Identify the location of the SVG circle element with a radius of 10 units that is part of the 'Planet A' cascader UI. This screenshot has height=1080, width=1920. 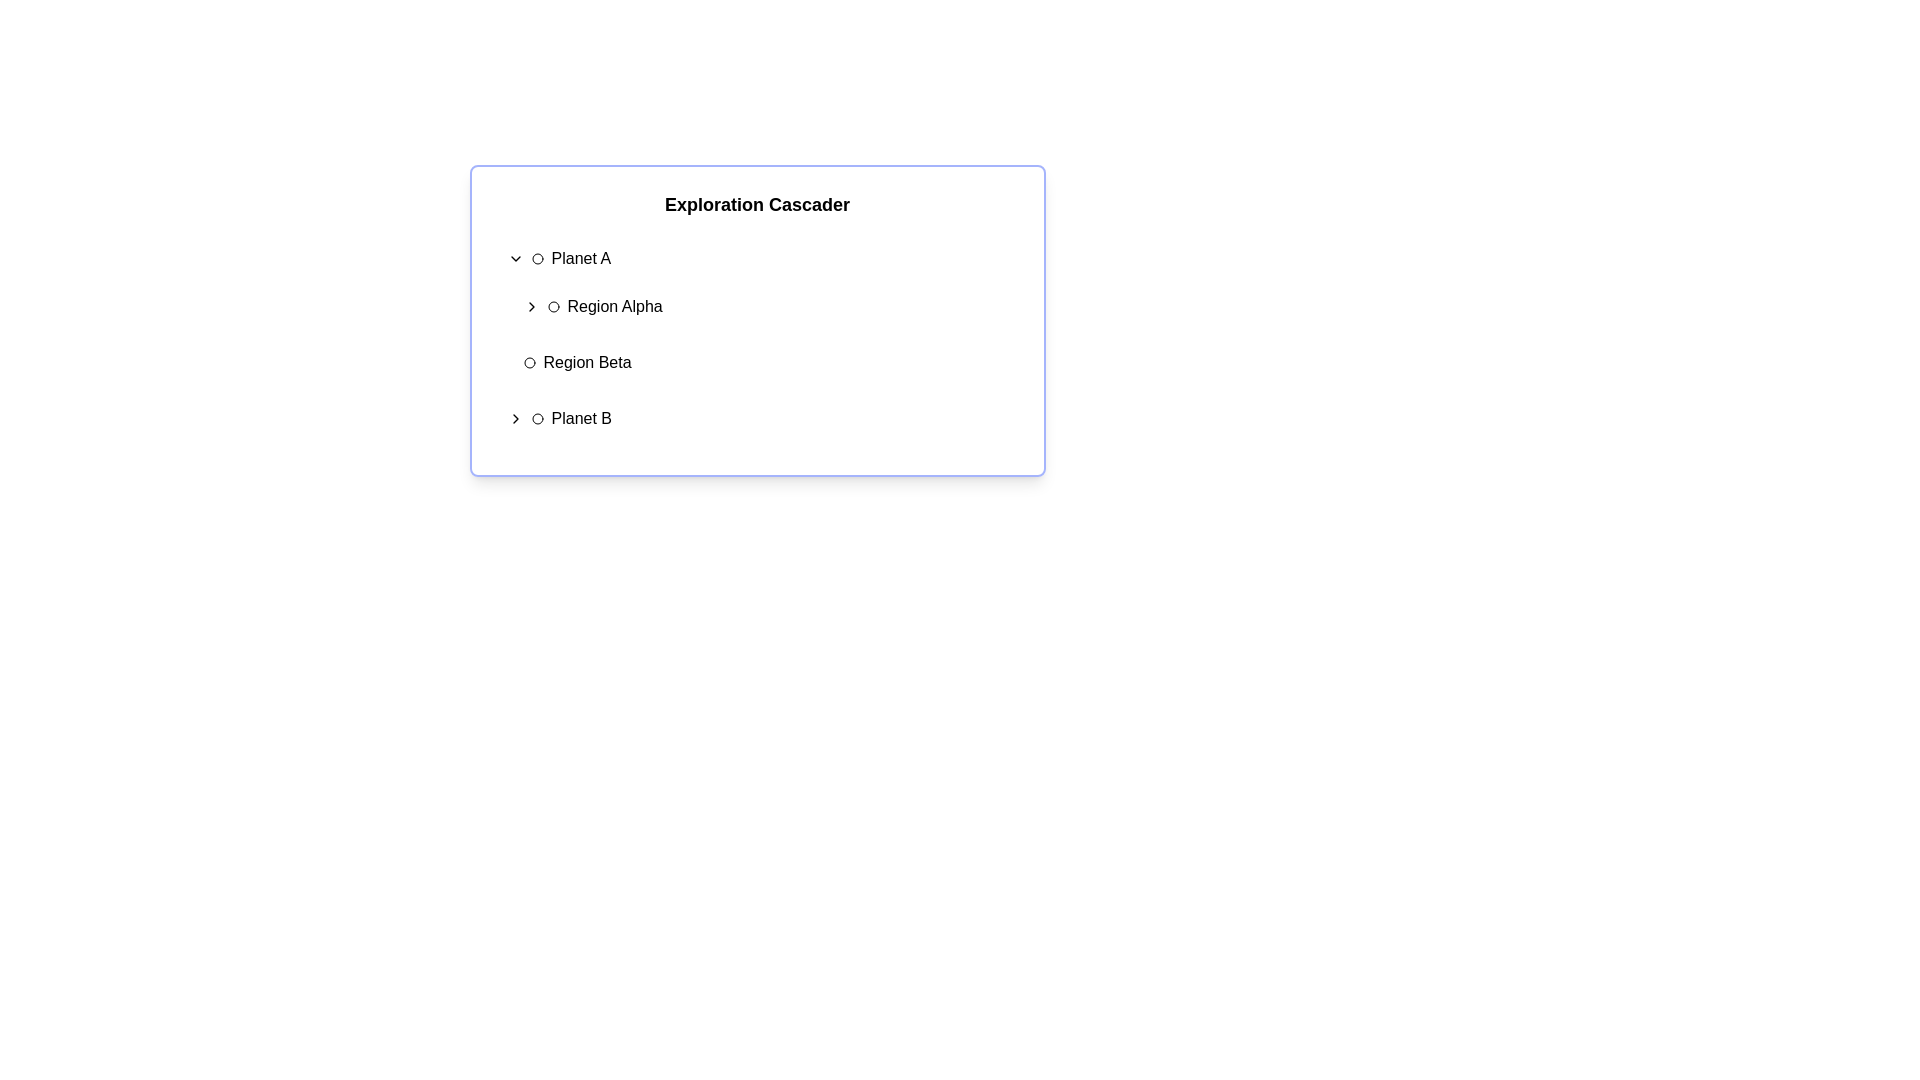
(537, 257).